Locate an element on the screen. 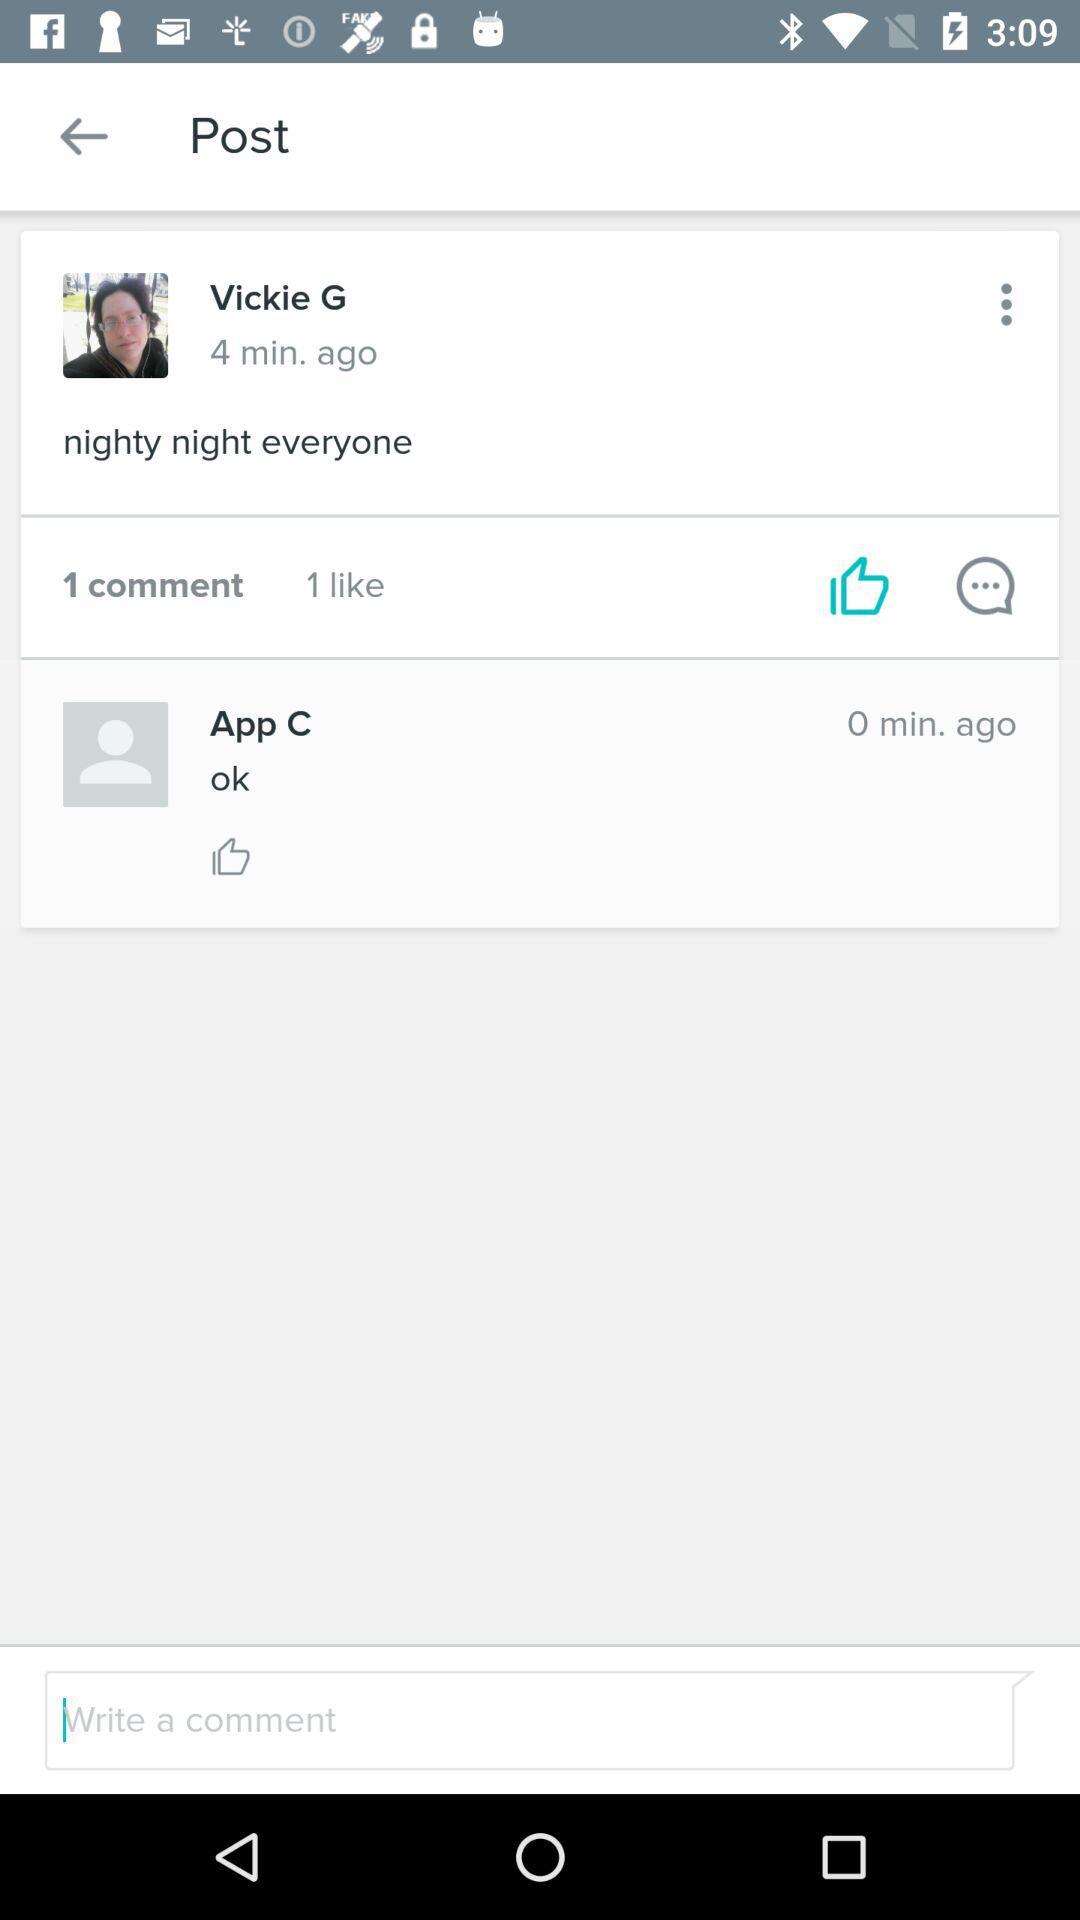 This screenshot has height=1920, width=1080. the nighty night everyone item is located at coordinates (540, 447).